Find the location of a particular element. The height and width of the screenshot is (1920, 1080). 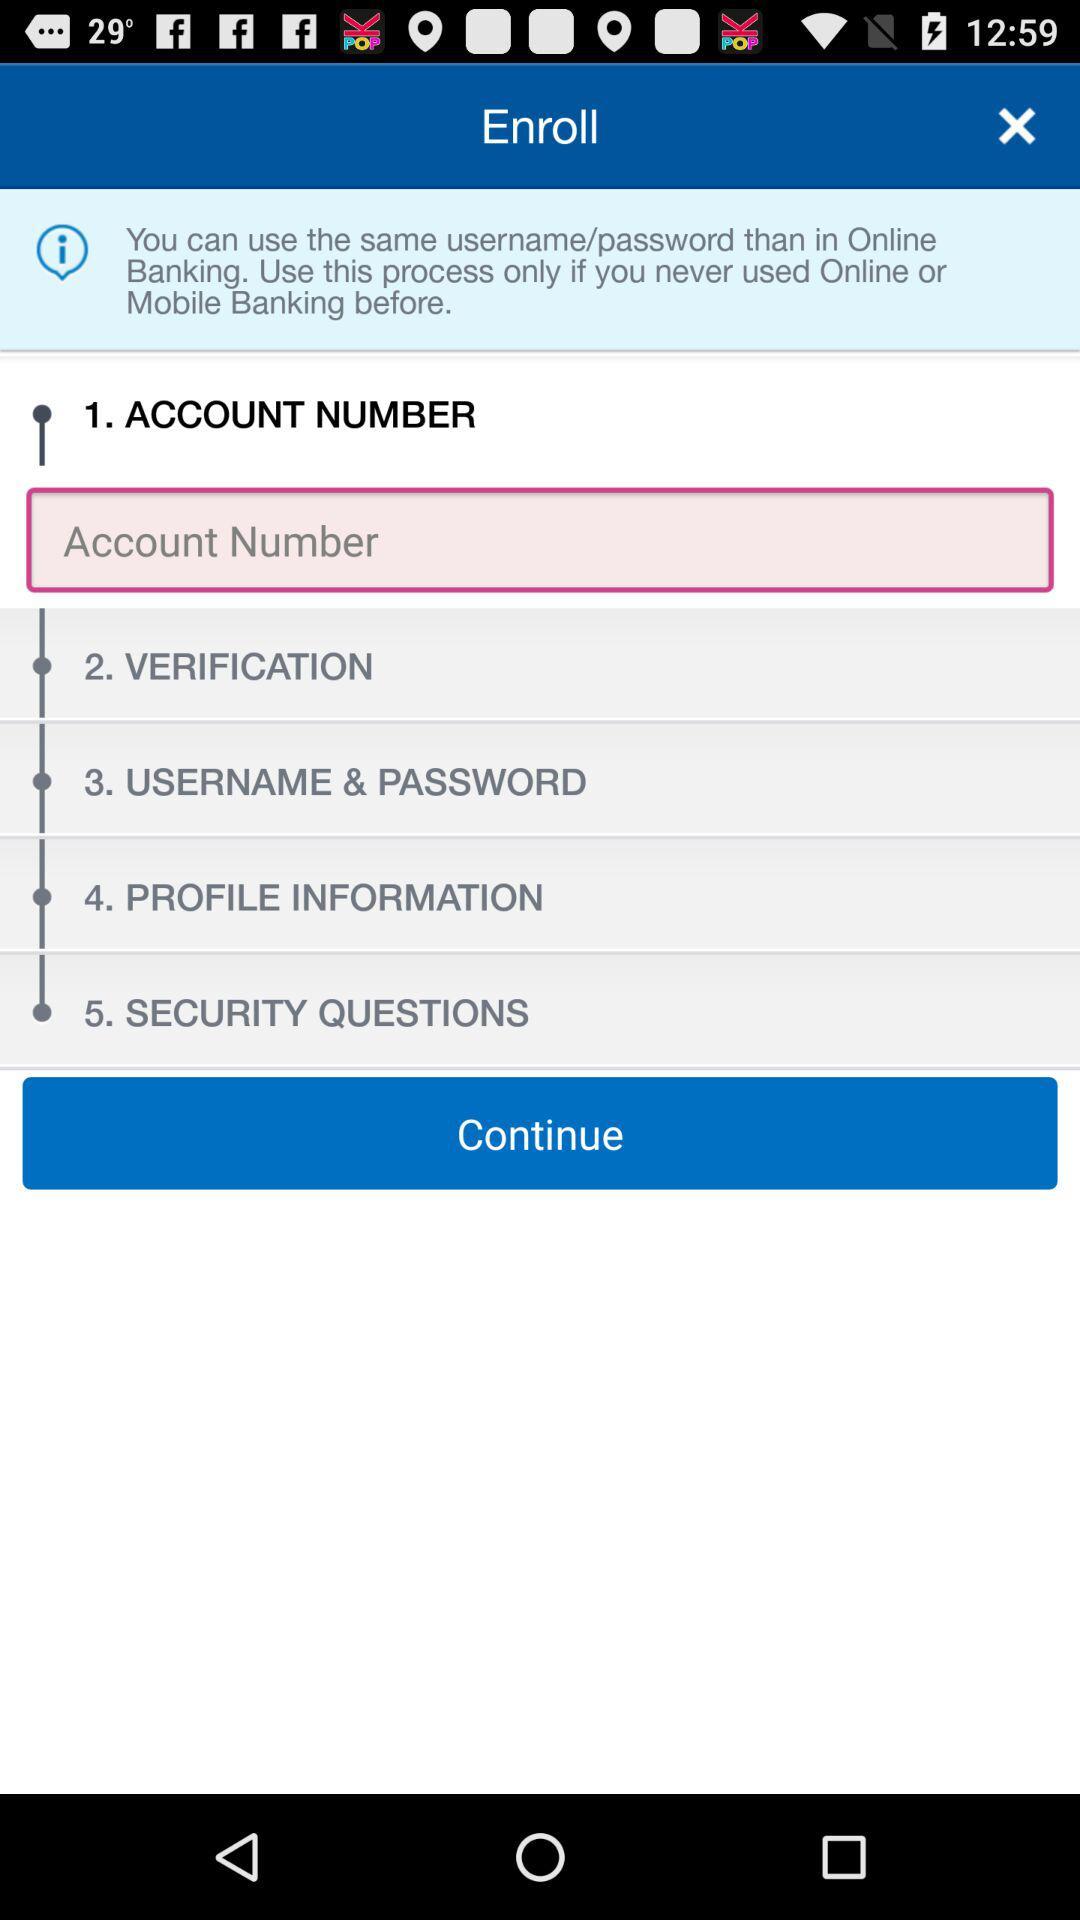

icon above 2. verification is located at coordinates (540, 539).